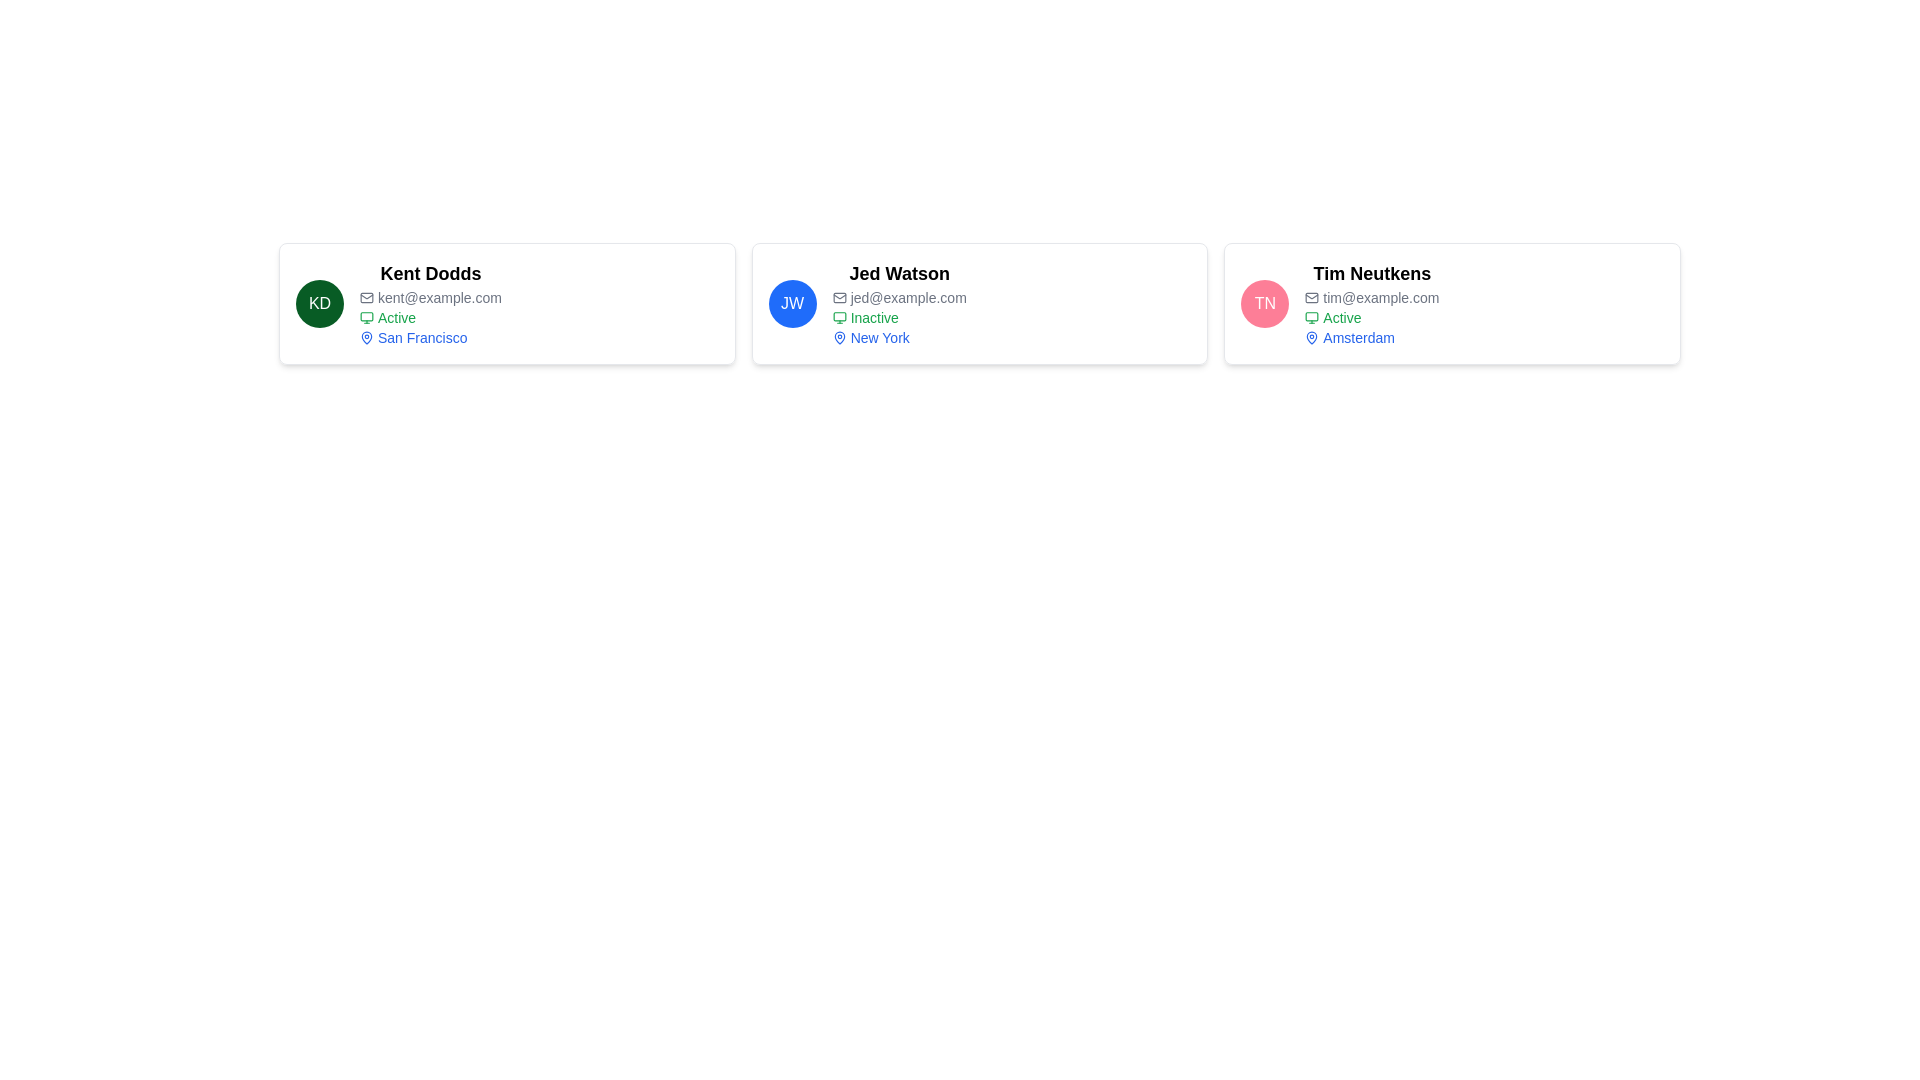  Describe the element at coordinates (1312, 316) in the screenshot. I see `the green monitor icon indicating the active status for user 'Tim Neutkens', located in the bottom-left region of his card` at that location.